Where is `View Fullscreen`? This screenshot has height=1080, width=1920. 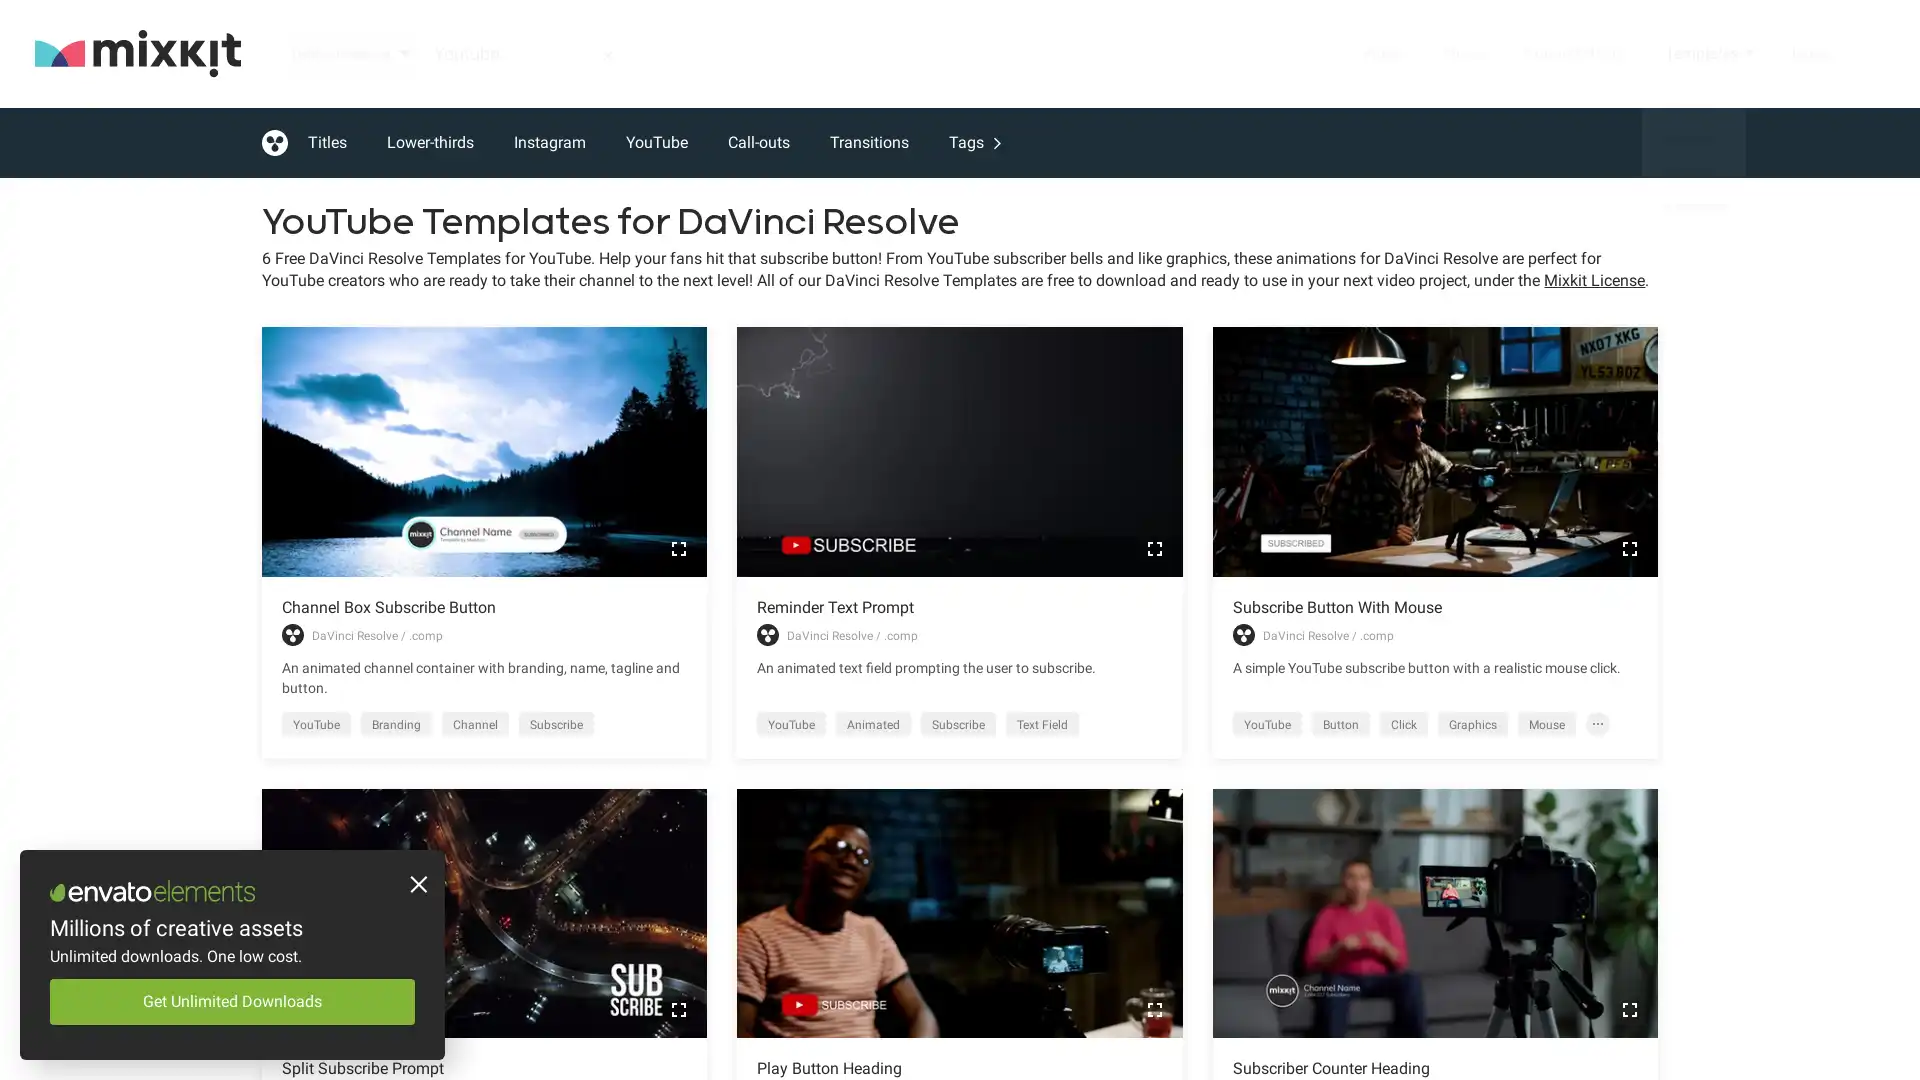
View Fullscreen is located at coordinates (1628, 547).